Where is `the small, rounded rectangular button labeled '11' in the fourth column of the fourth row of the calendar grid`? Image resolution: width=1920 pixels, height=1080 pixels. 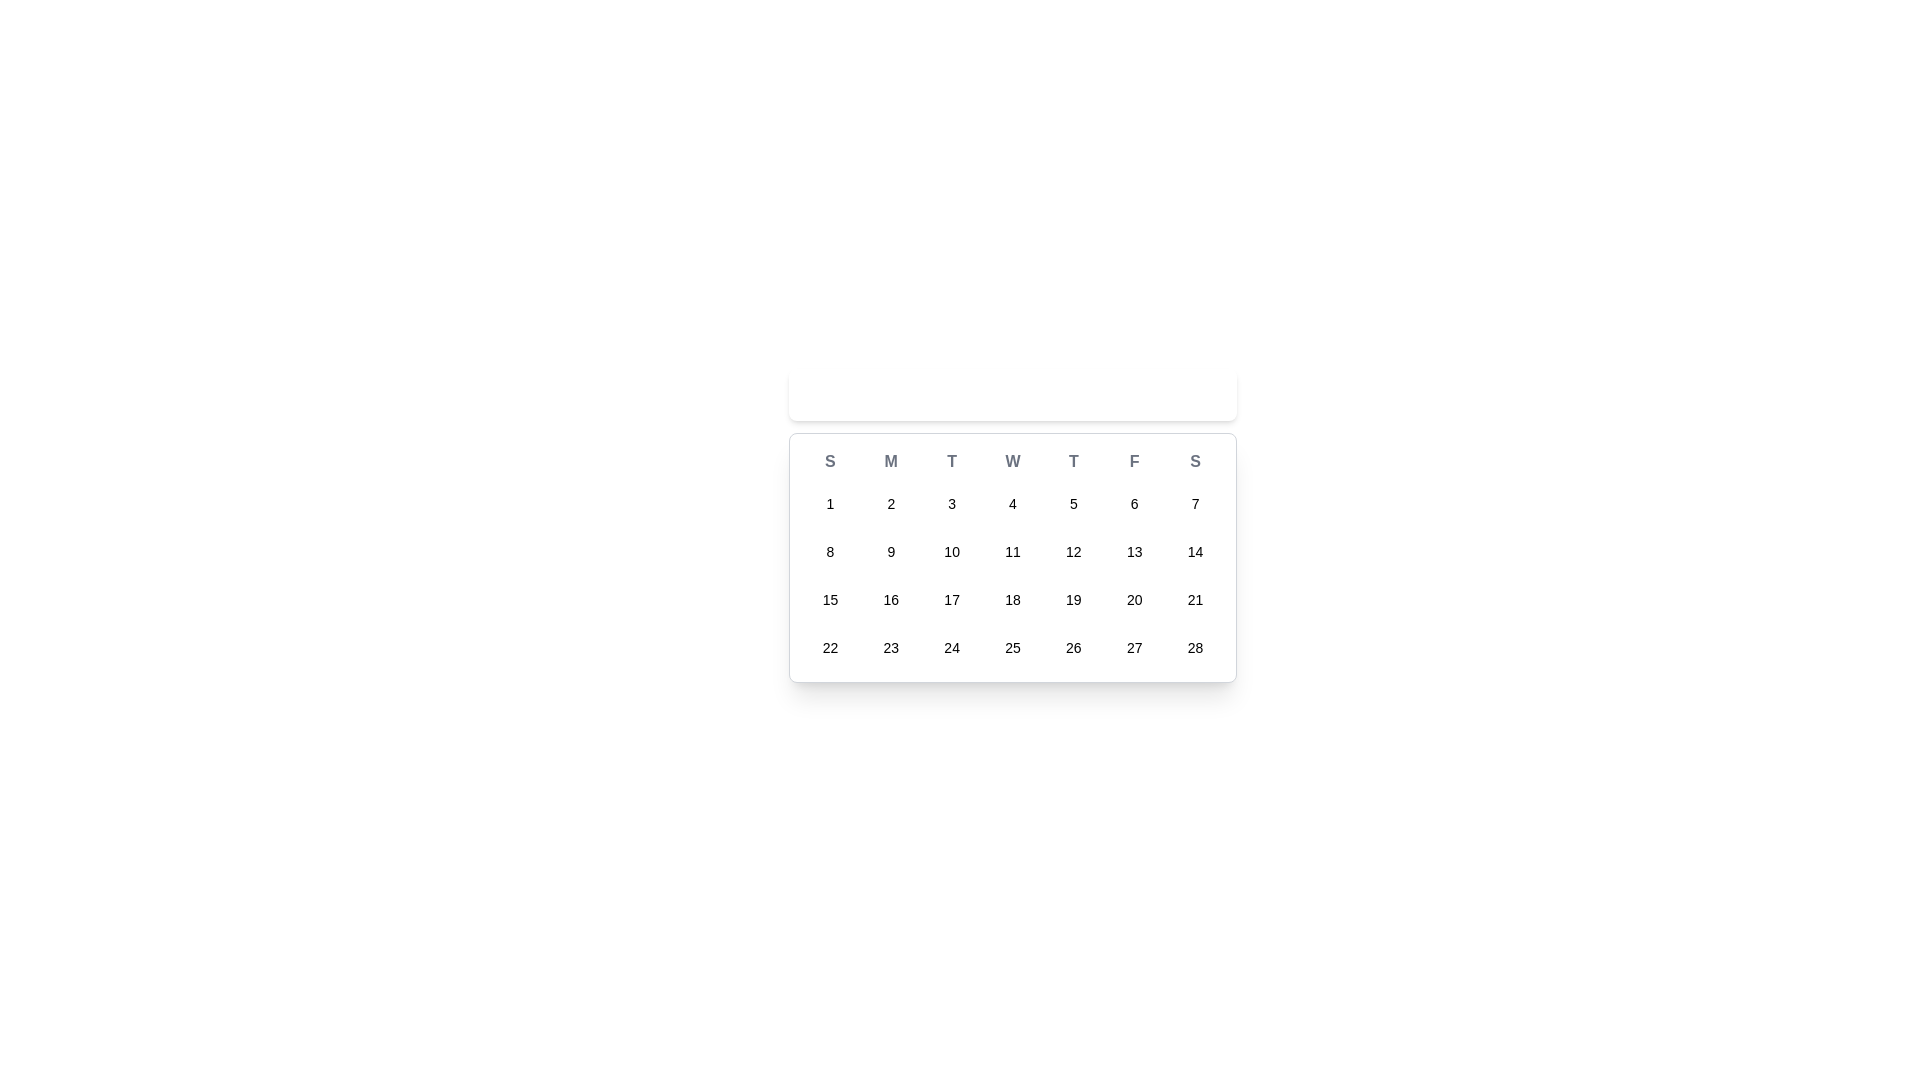 the small, rounded rectangular button labeled '11' in the fourth column of the fourth row of the calendar grid is located at coordinates (1012, 551).